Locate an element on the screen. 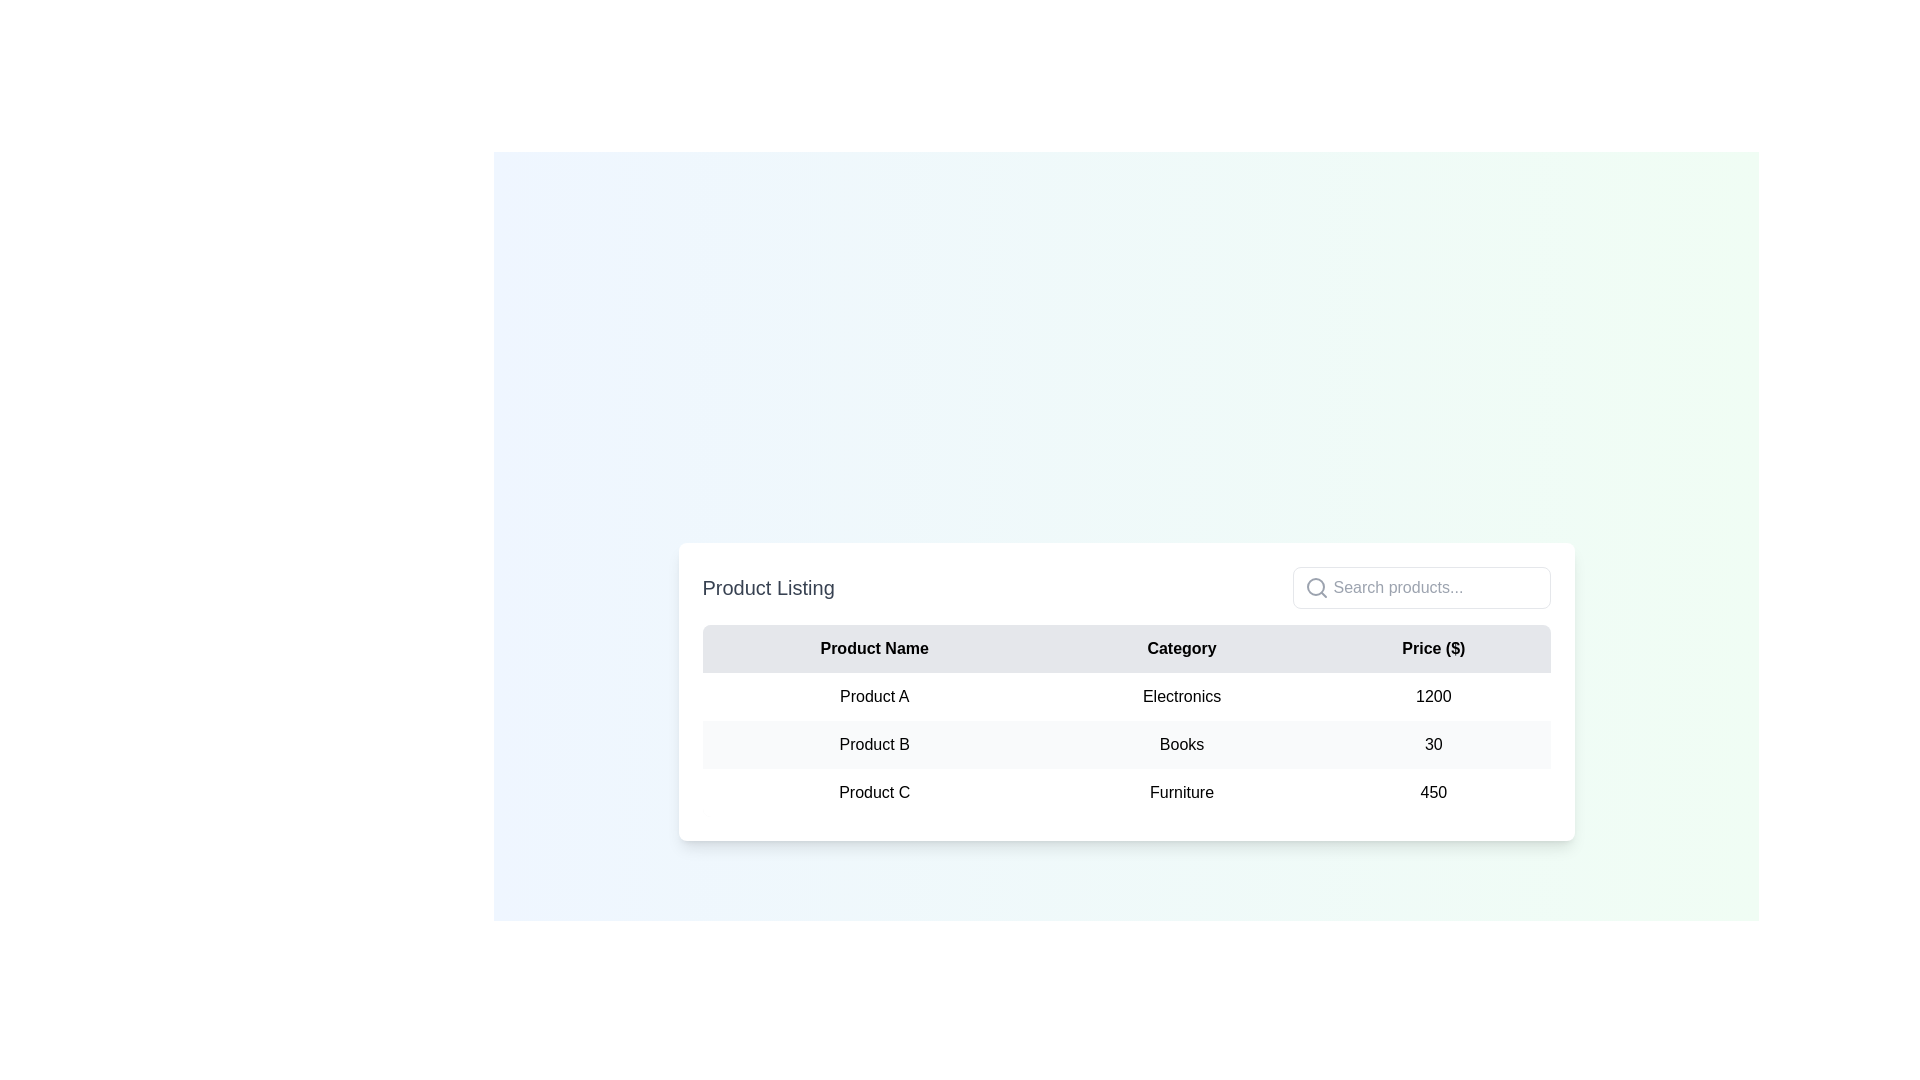  the table cell containing the numerical value '30' styled in black text on a light gray background, positioned in the third column of the row for 'Product B', aligned with the column header 'Price ($)' is located at coordinates (1432, 744).